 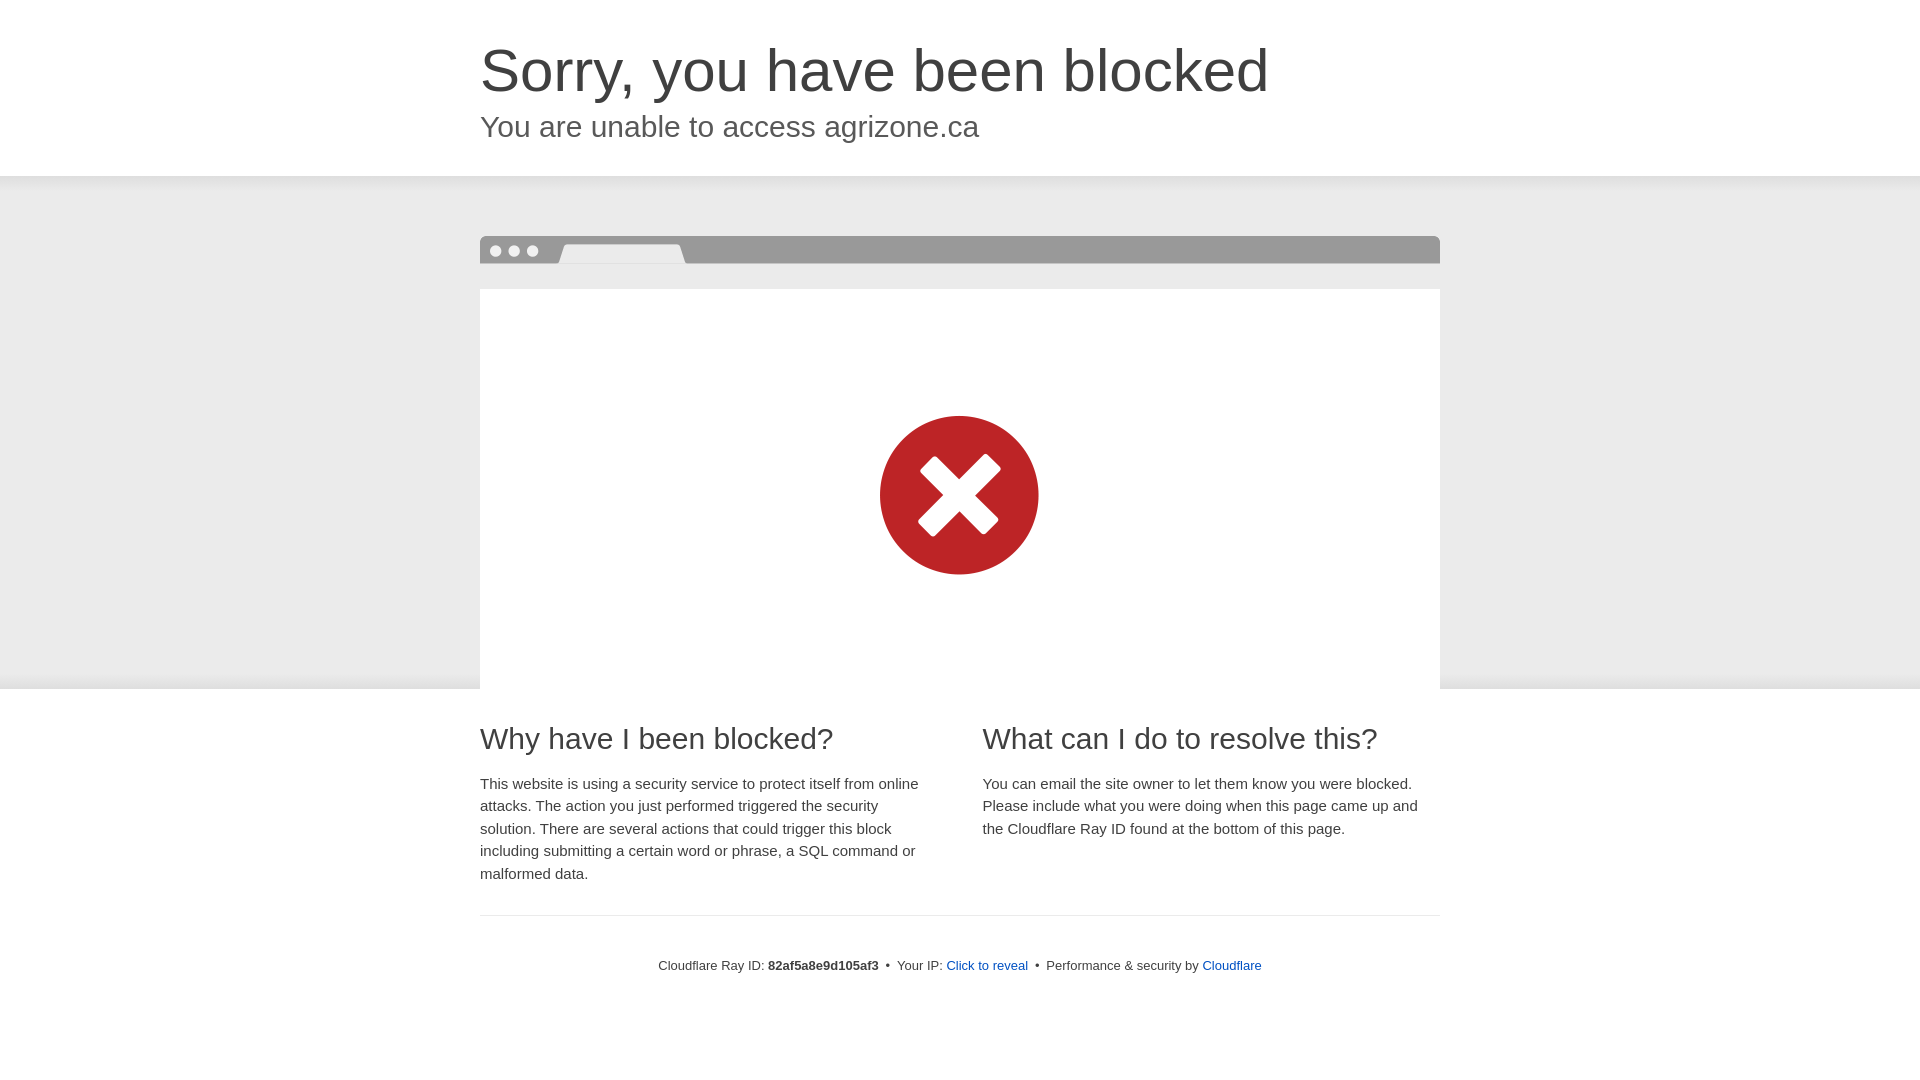 I want to click on 'Click to reveal', so click(x=944, y=964).